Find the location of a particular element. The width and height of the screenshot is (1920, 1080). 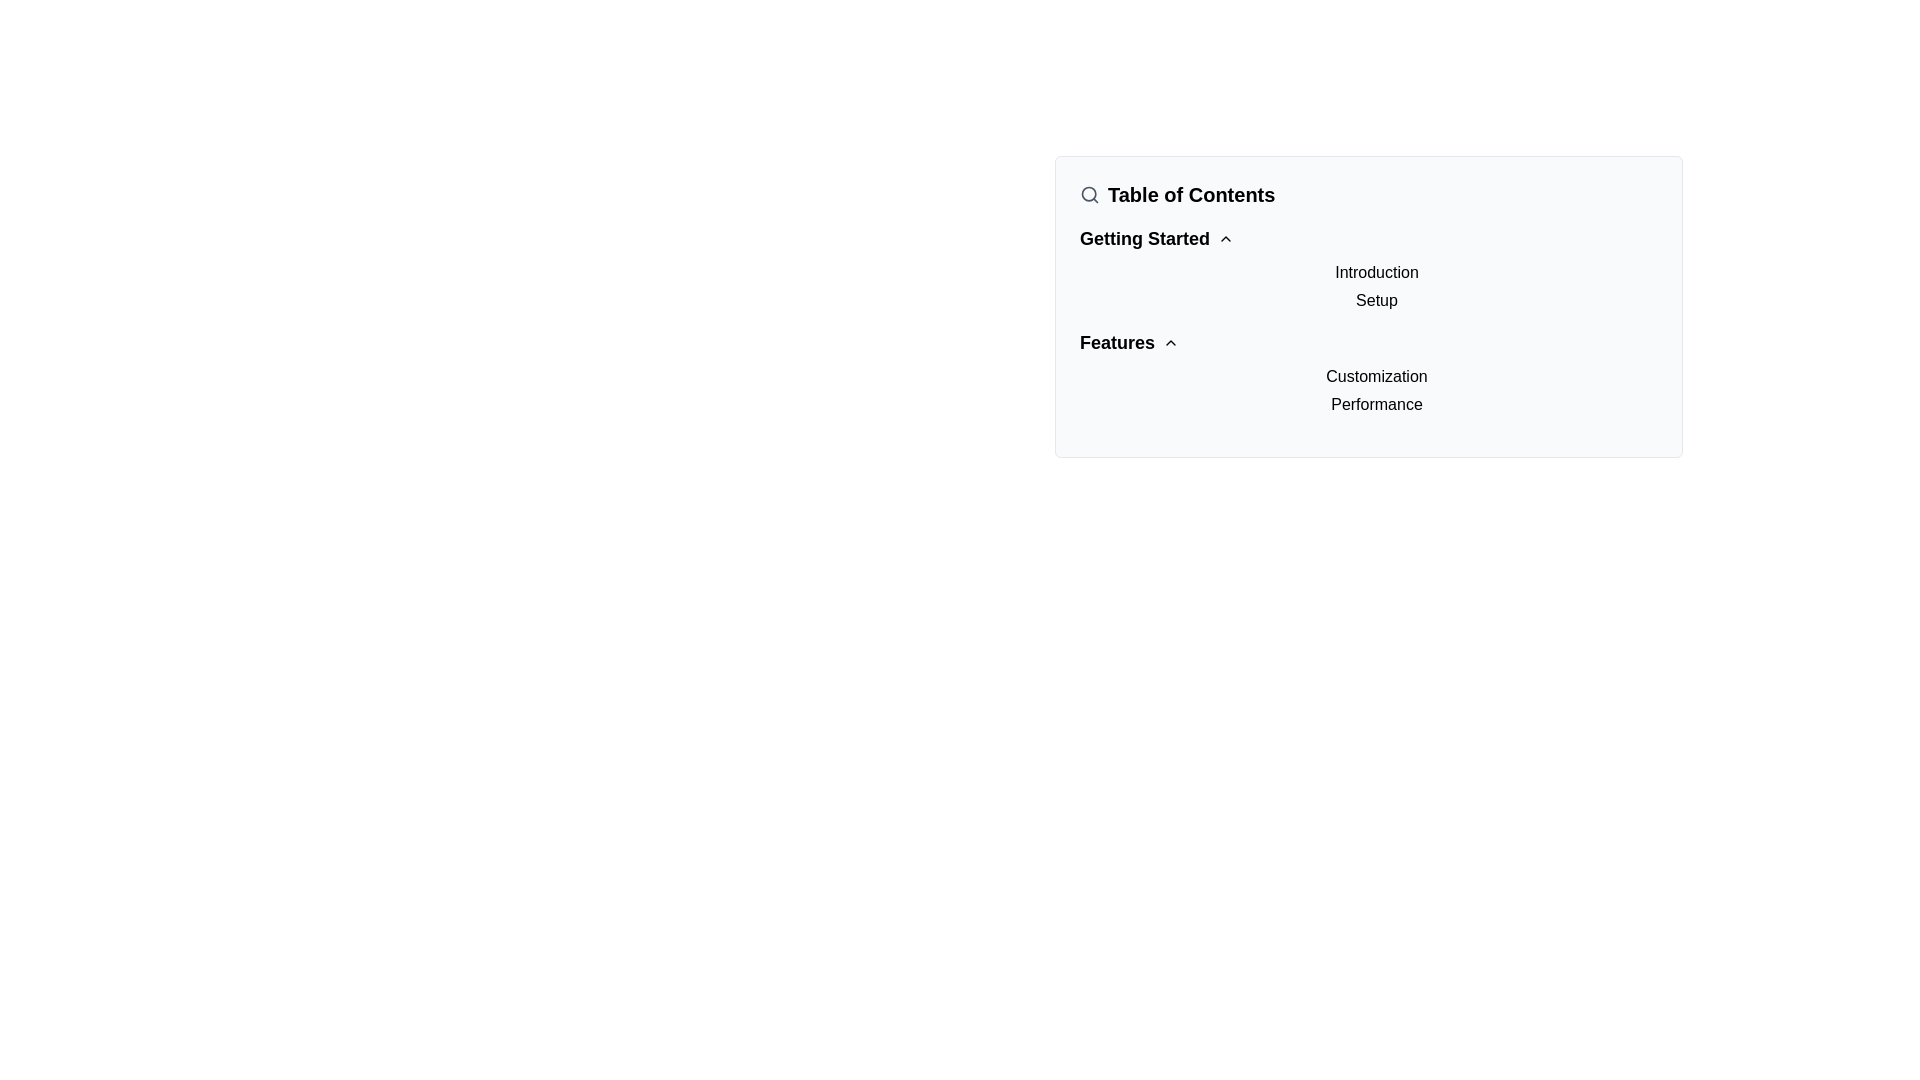

the icon associated with the 'Table of Contents' header, positioned to the left of the bold 'Table of Contents' text is located at coordinates (1088, 195).